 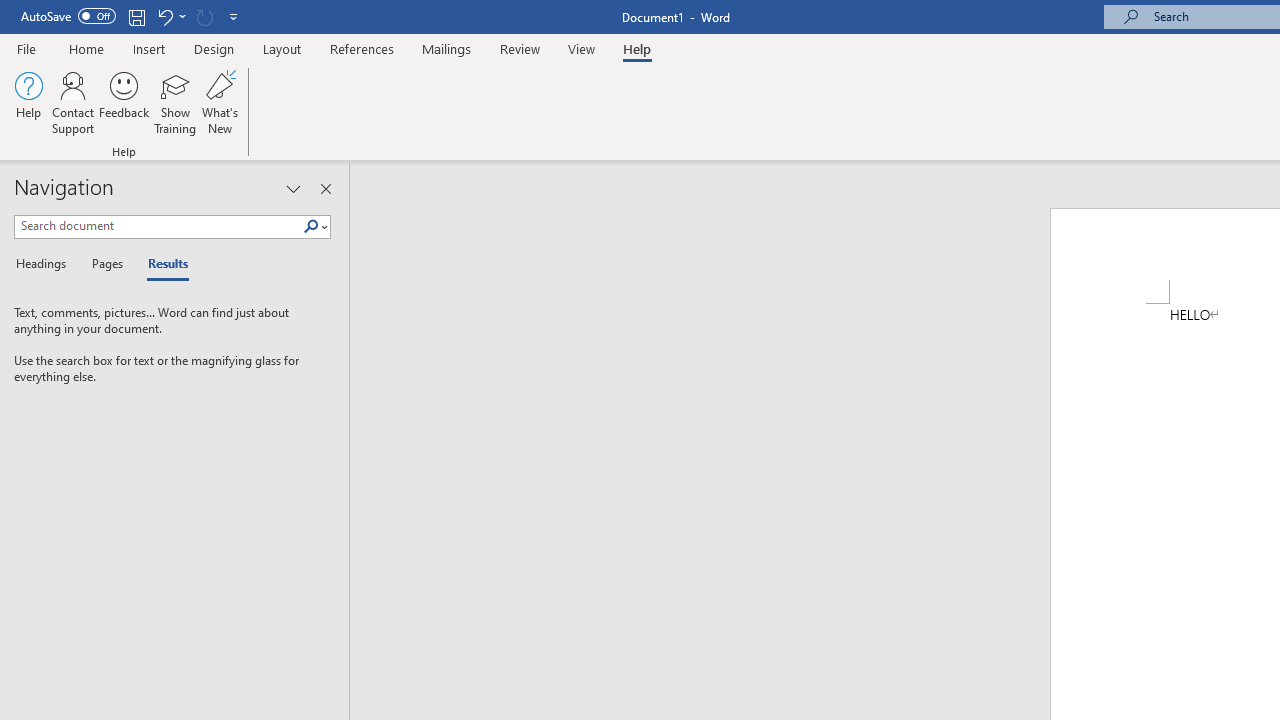 What do you see at coordinates (157, 225) in the screenshot?
I see `'Search document'` at bounding box center [157, 225].